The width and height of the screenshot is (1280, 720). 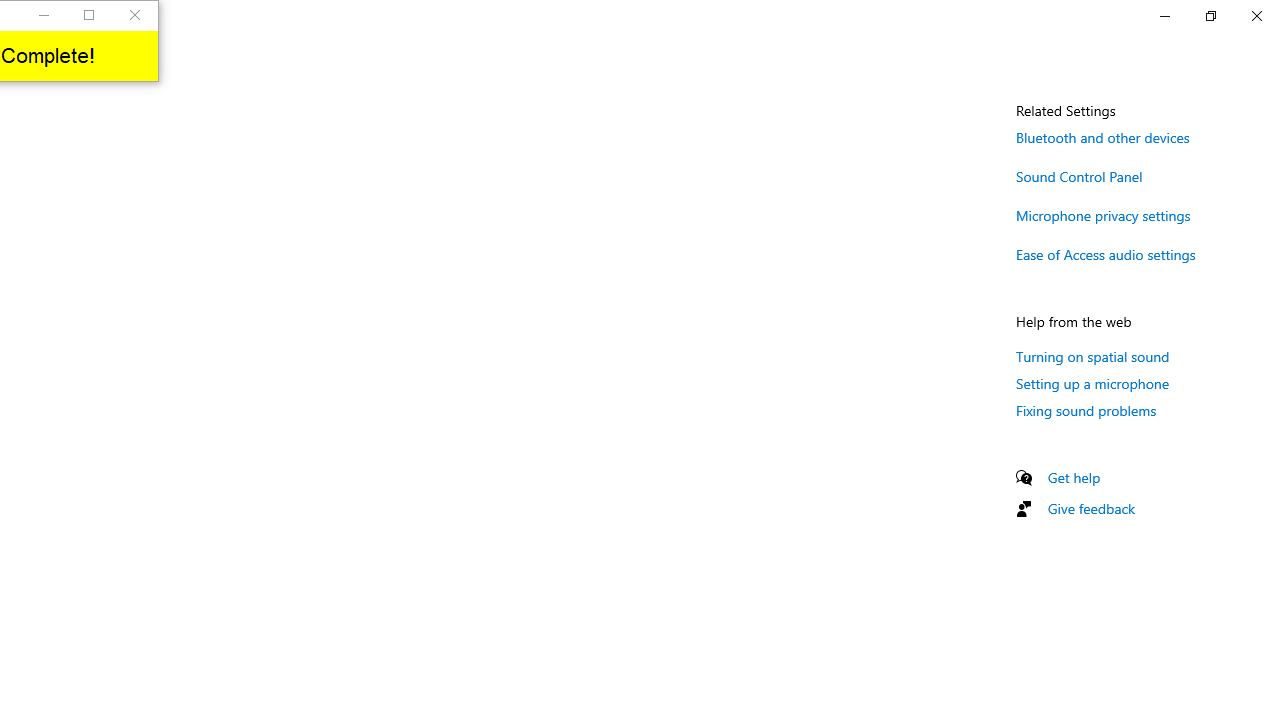 What do you see at coordinates (1104, 253) in the screenshot?
I see `'Ease of Access audio settings'` at bounding box center [1104, 253].